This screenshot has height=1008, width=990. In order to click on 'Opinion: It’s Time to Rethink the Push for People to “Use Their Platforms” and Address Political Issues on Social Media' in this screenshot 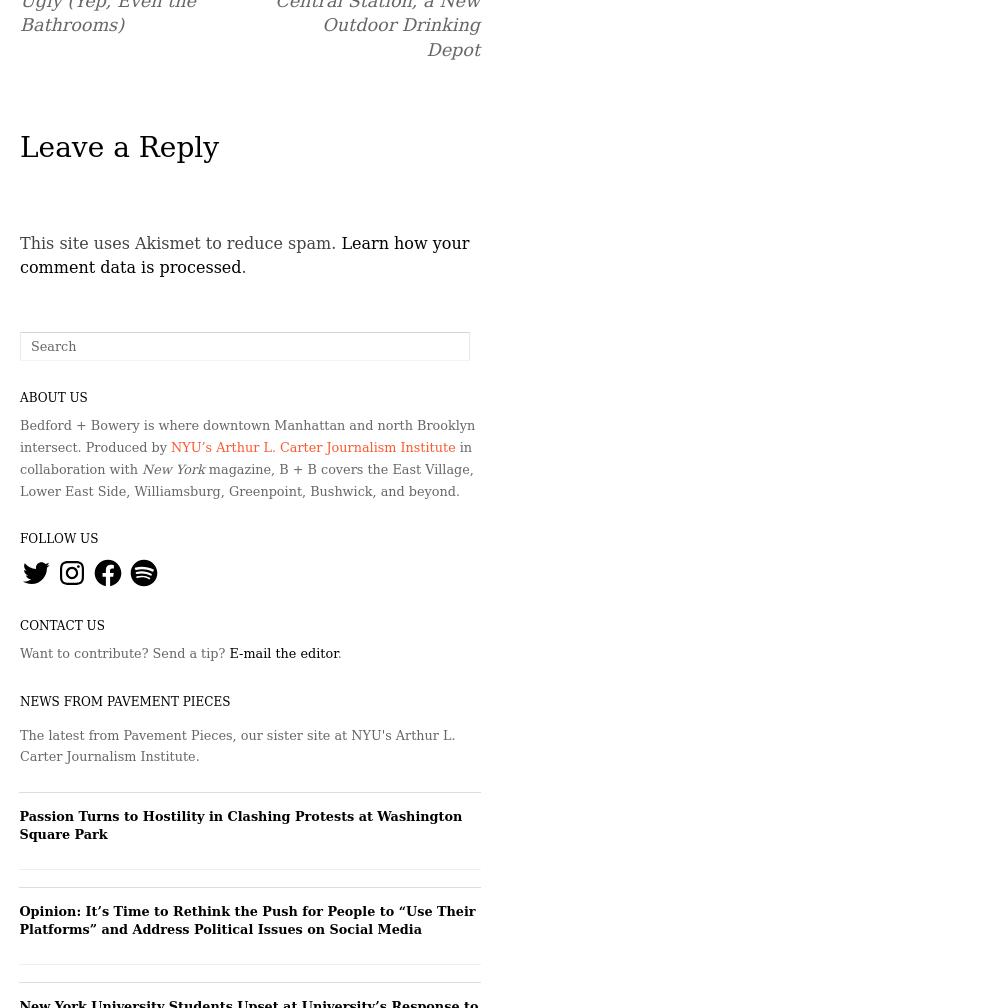, I will do `click(246, 920)`.